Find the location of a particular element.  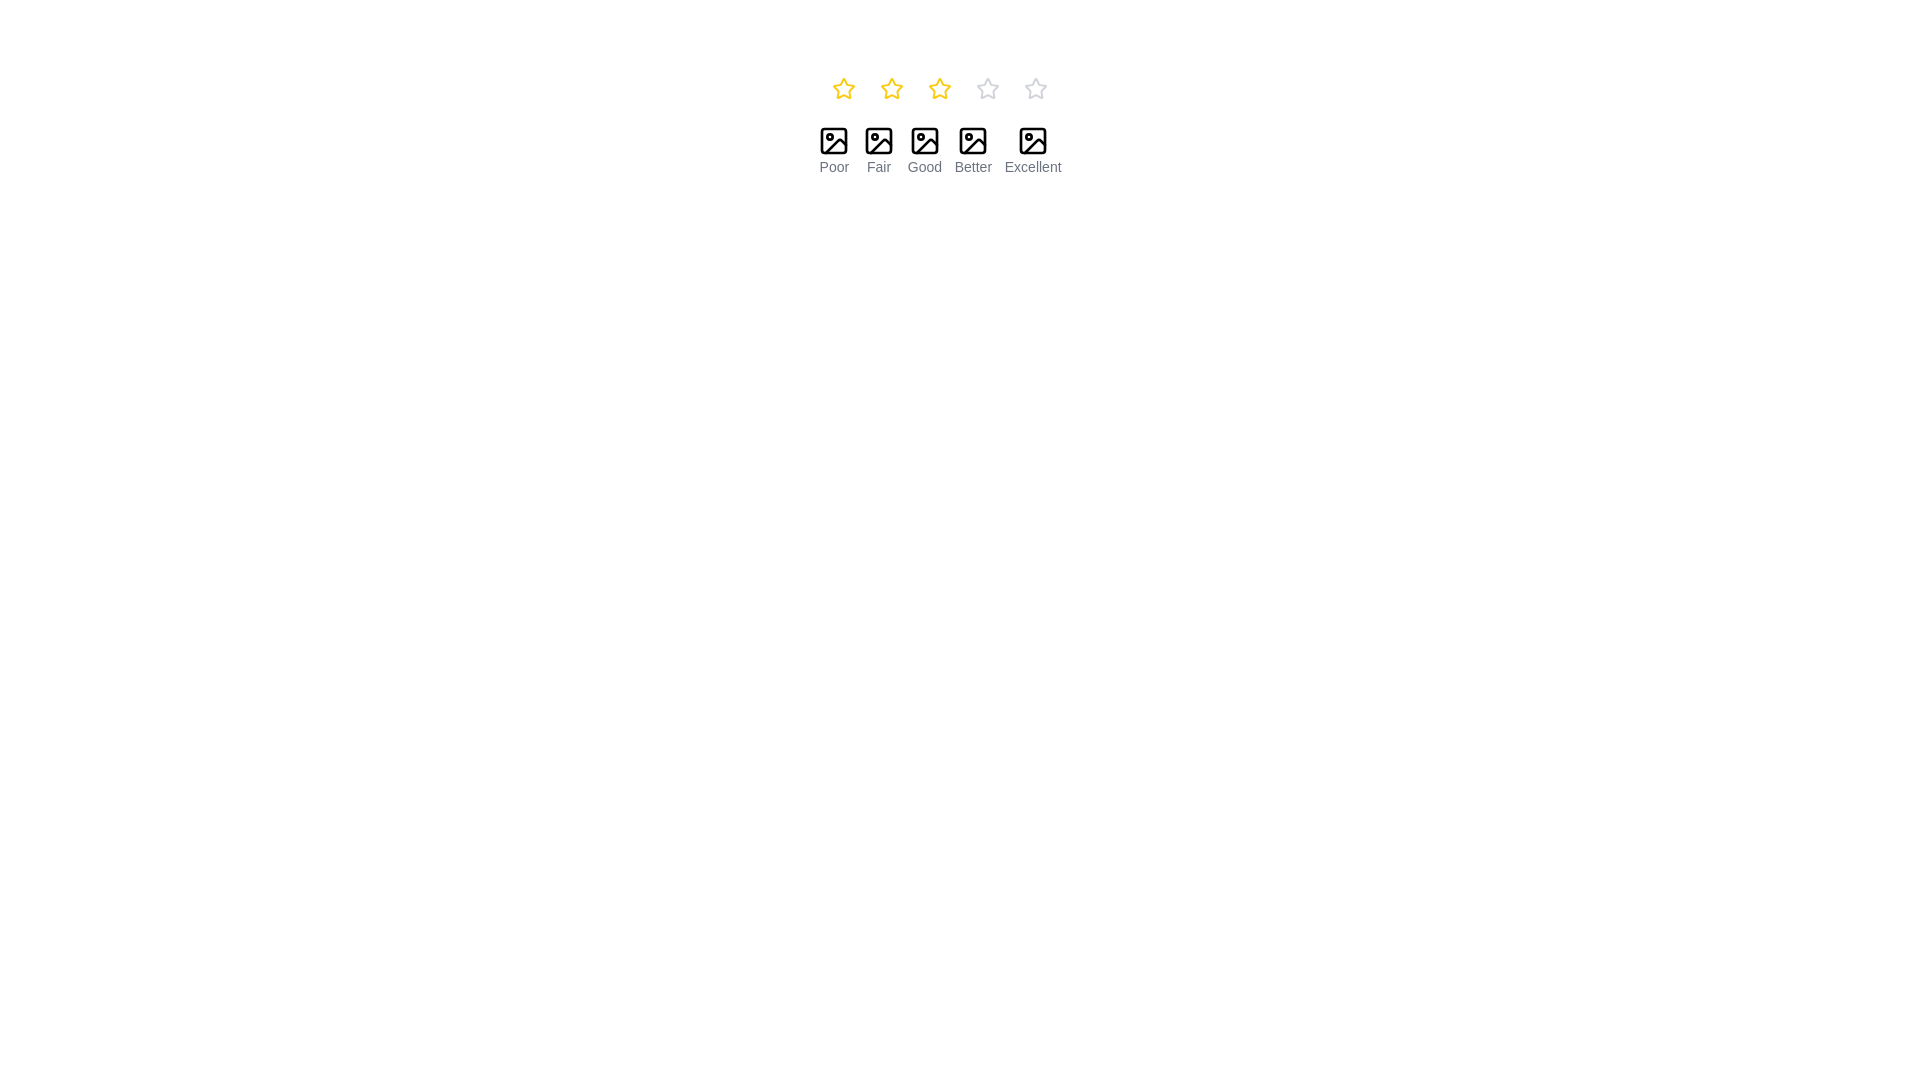

the fifth star icon in the row of rating stars, which is light gray and hollow is located at coordinates (1036, 87).